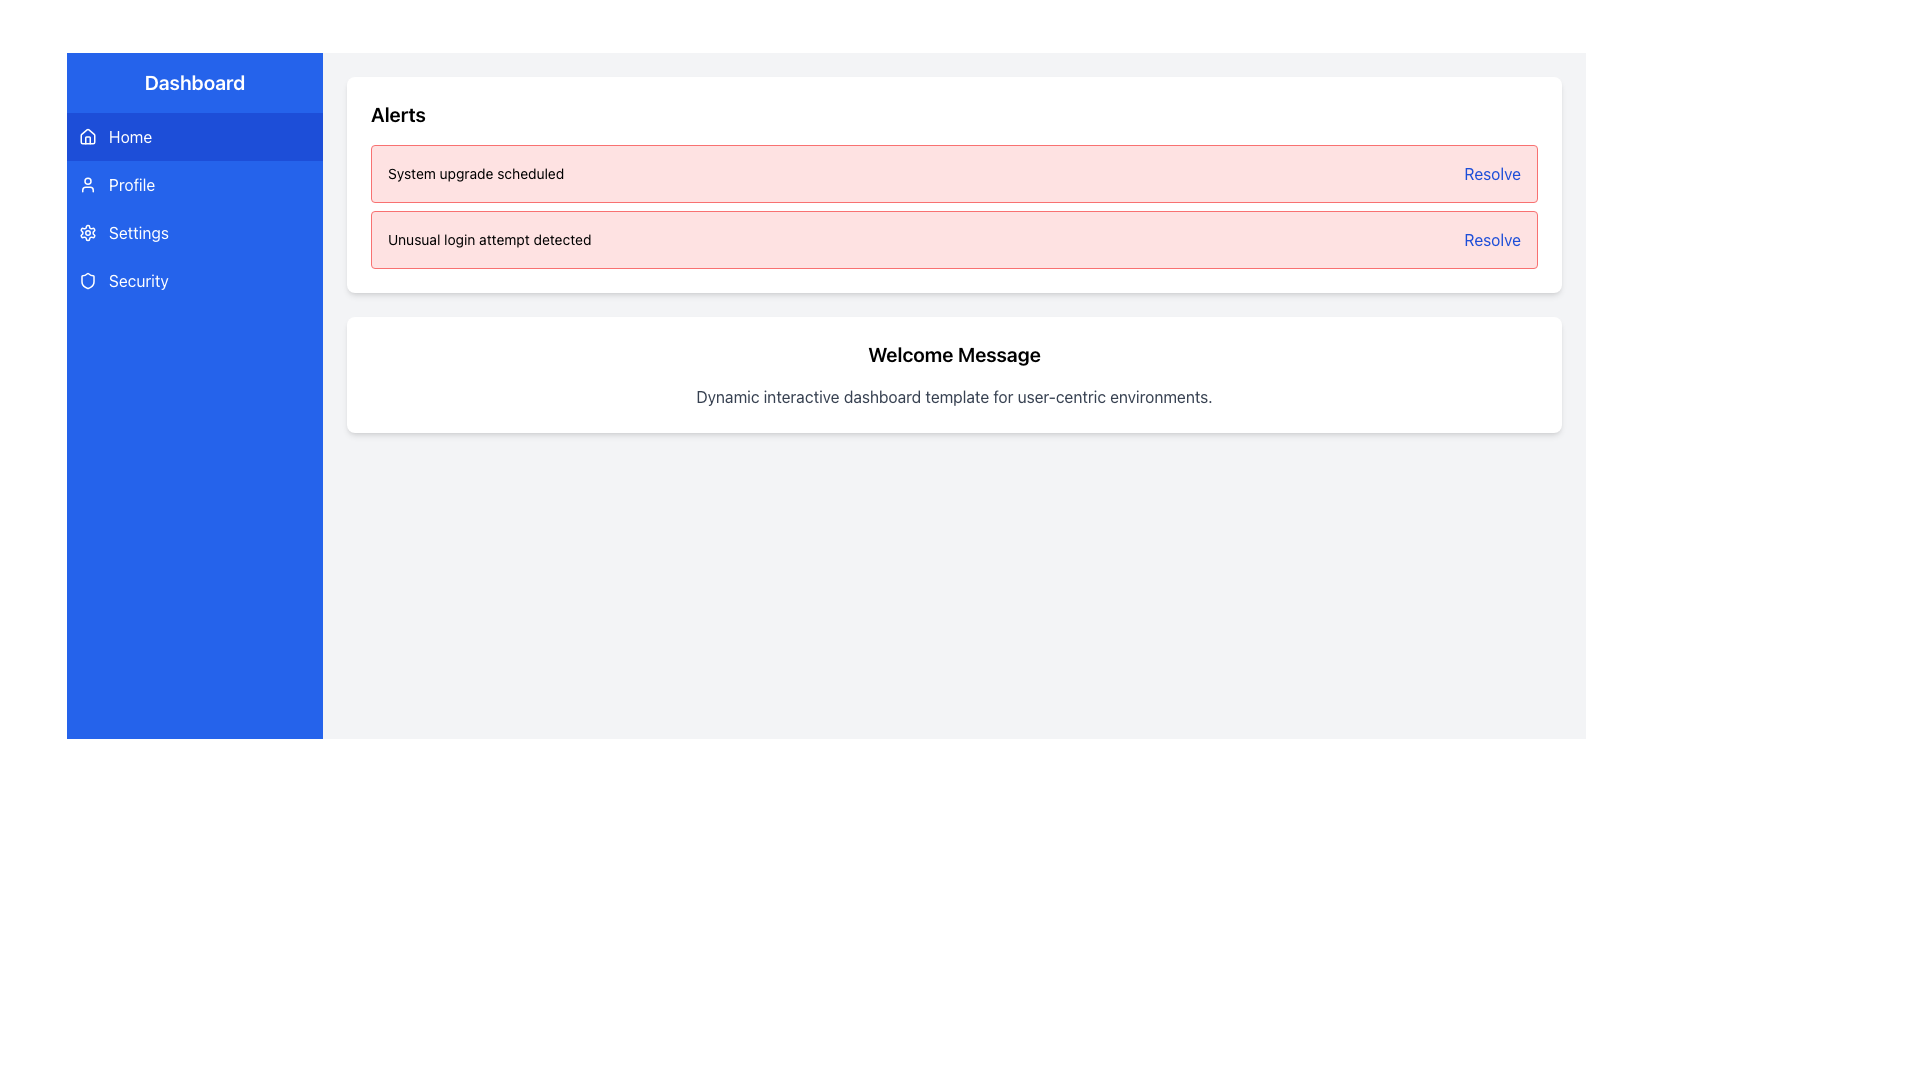 This screenshot has width=1920, height=1080. What do you see at coordinates (131, 185) in the screenshot?
I see `the 'Profile' text label, which is styled with a blue background and white text, located in the vertical navigation menu on the left side` at bounding box center [131, 185].